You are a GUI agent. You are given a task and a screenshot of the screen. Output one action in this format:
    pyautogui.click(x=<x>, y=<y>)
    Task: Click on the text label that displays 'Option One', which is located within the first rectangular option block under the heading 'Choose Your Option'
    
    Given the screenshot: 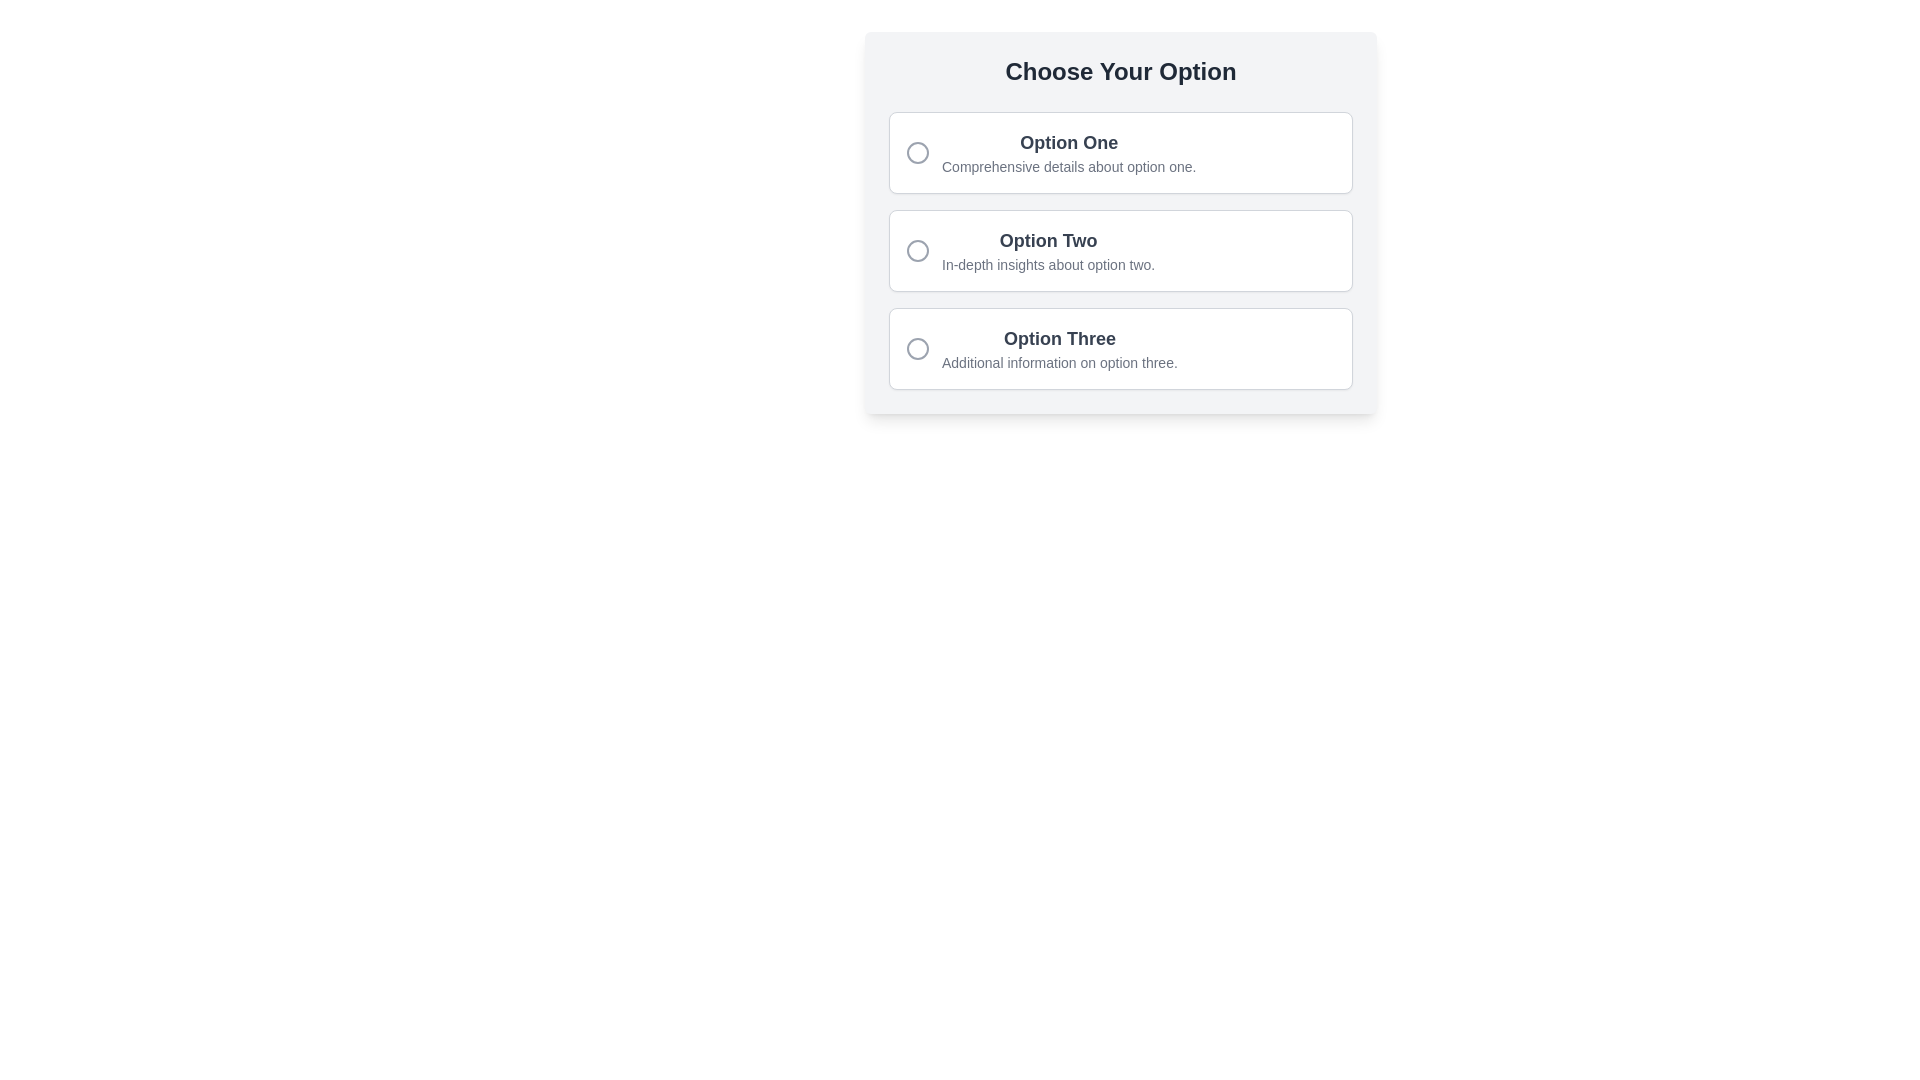 What is the action you would take?
    pyautogui.click(x=1068, y=141)
    